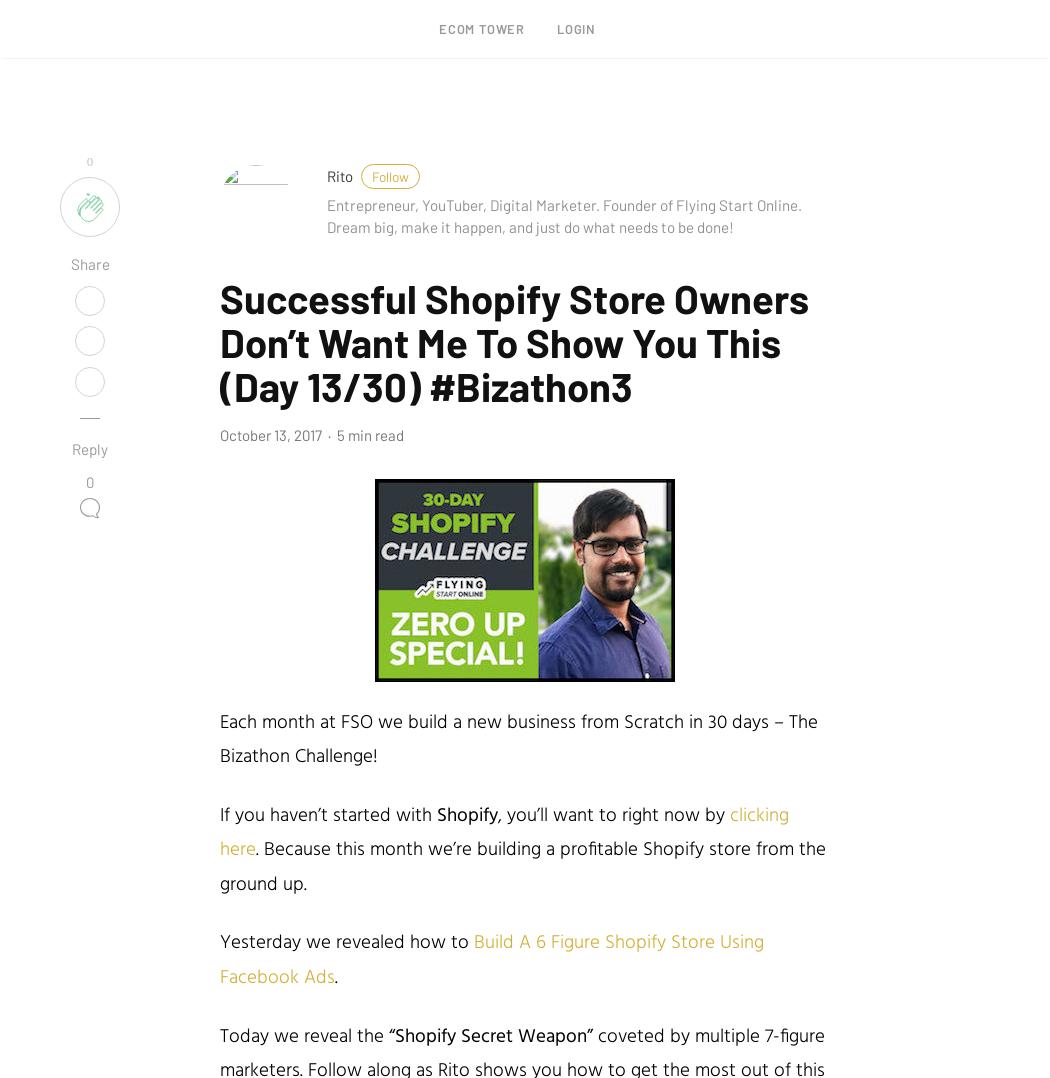 The image size is (1050, 1078). I want to click on ', you’ll want to right now by', so click(497, 814).